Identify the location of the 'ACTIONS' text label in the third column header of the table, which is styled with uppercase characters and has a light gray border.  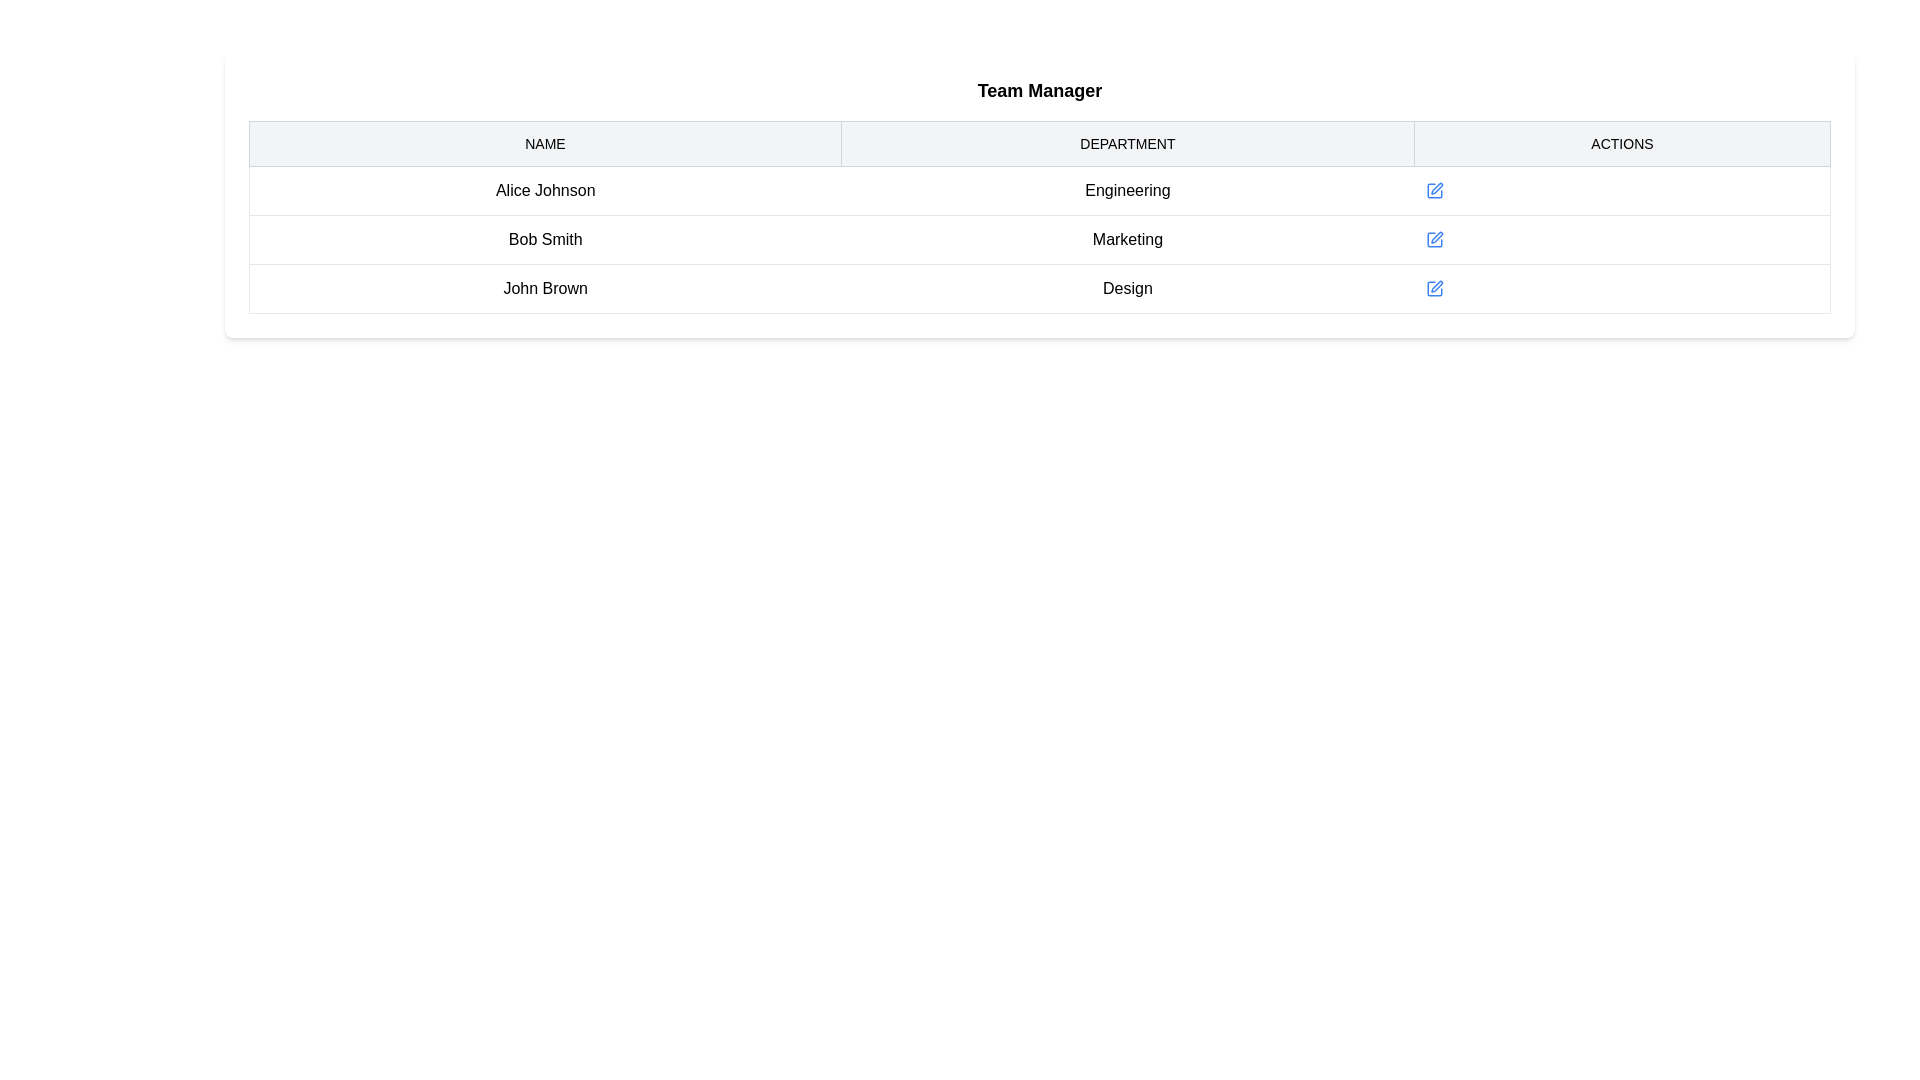
(1622, 142).